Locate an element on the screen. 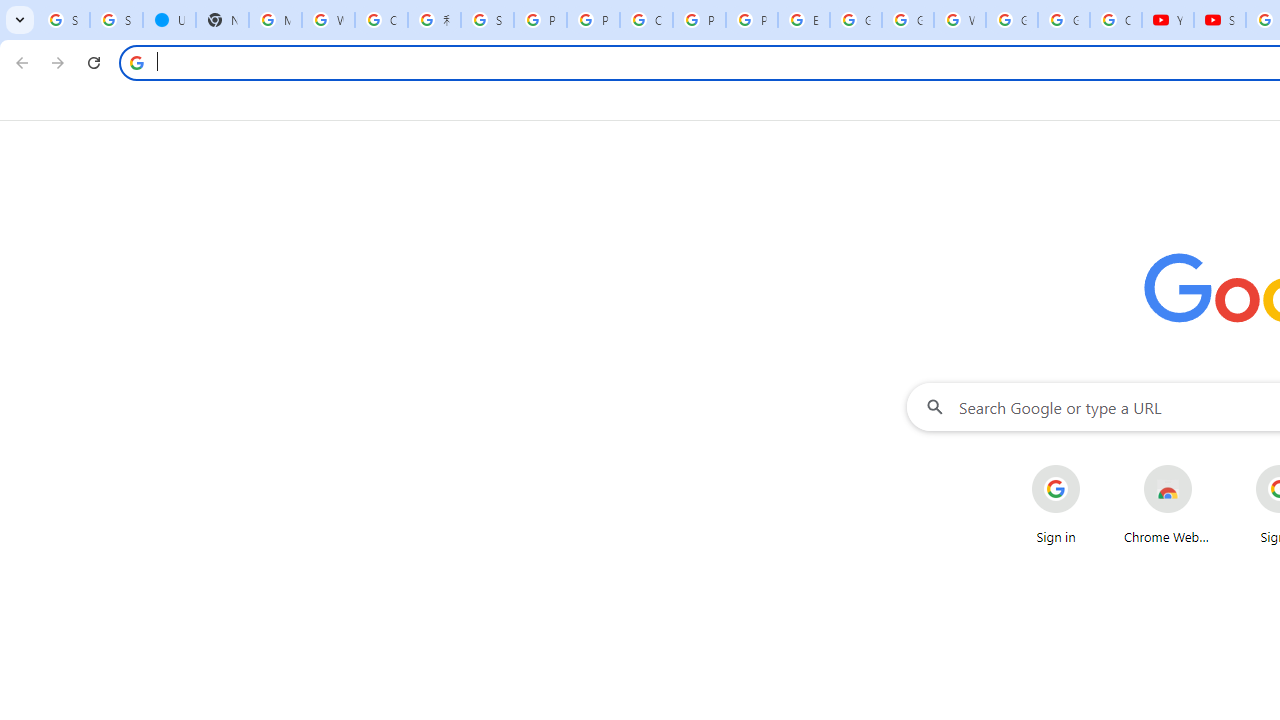  'Edit and view right-to-left text - Google Docs Editors Help' is located at coordinates (803, 20).